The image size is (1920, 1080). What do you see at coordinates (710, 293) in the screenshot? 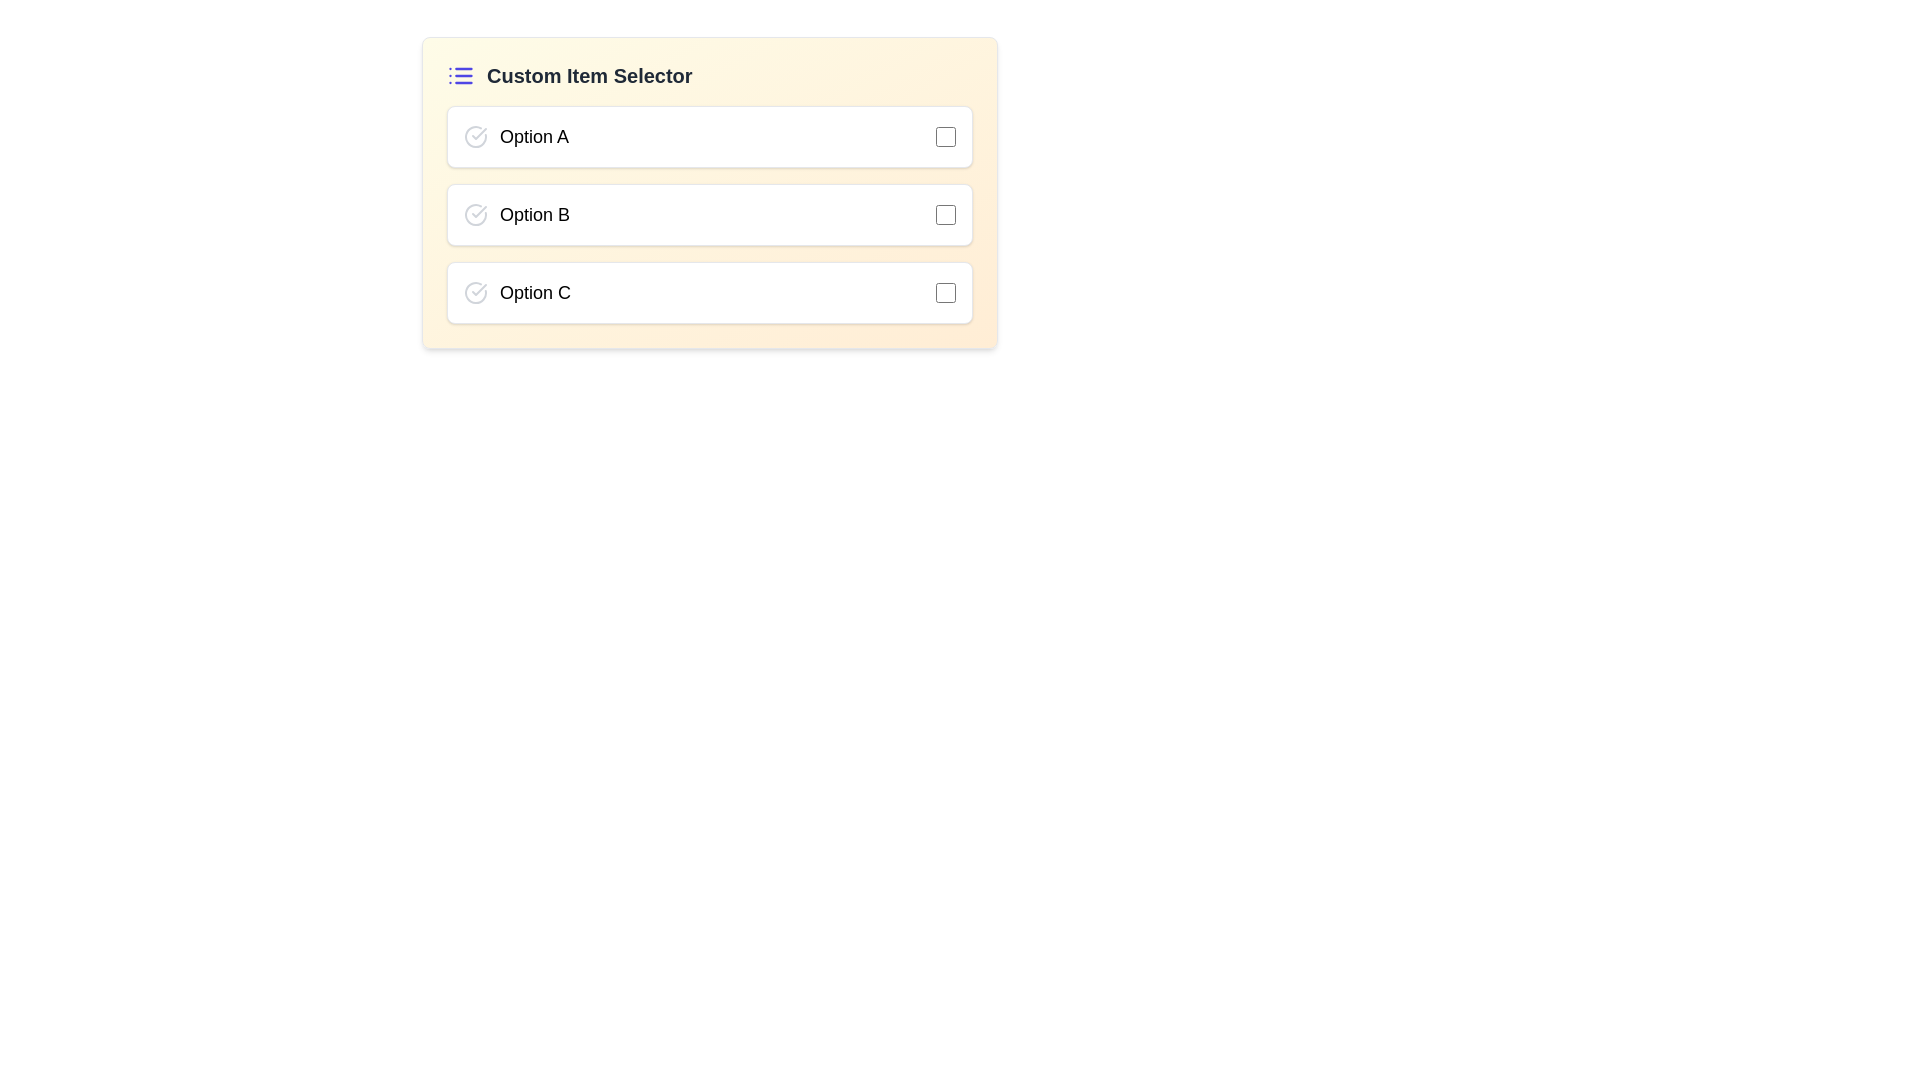
I see `the third list item under the 'Custom Item Selector' section, which includes a checkbox for selection or deselection` at bounding box center [710, 293].